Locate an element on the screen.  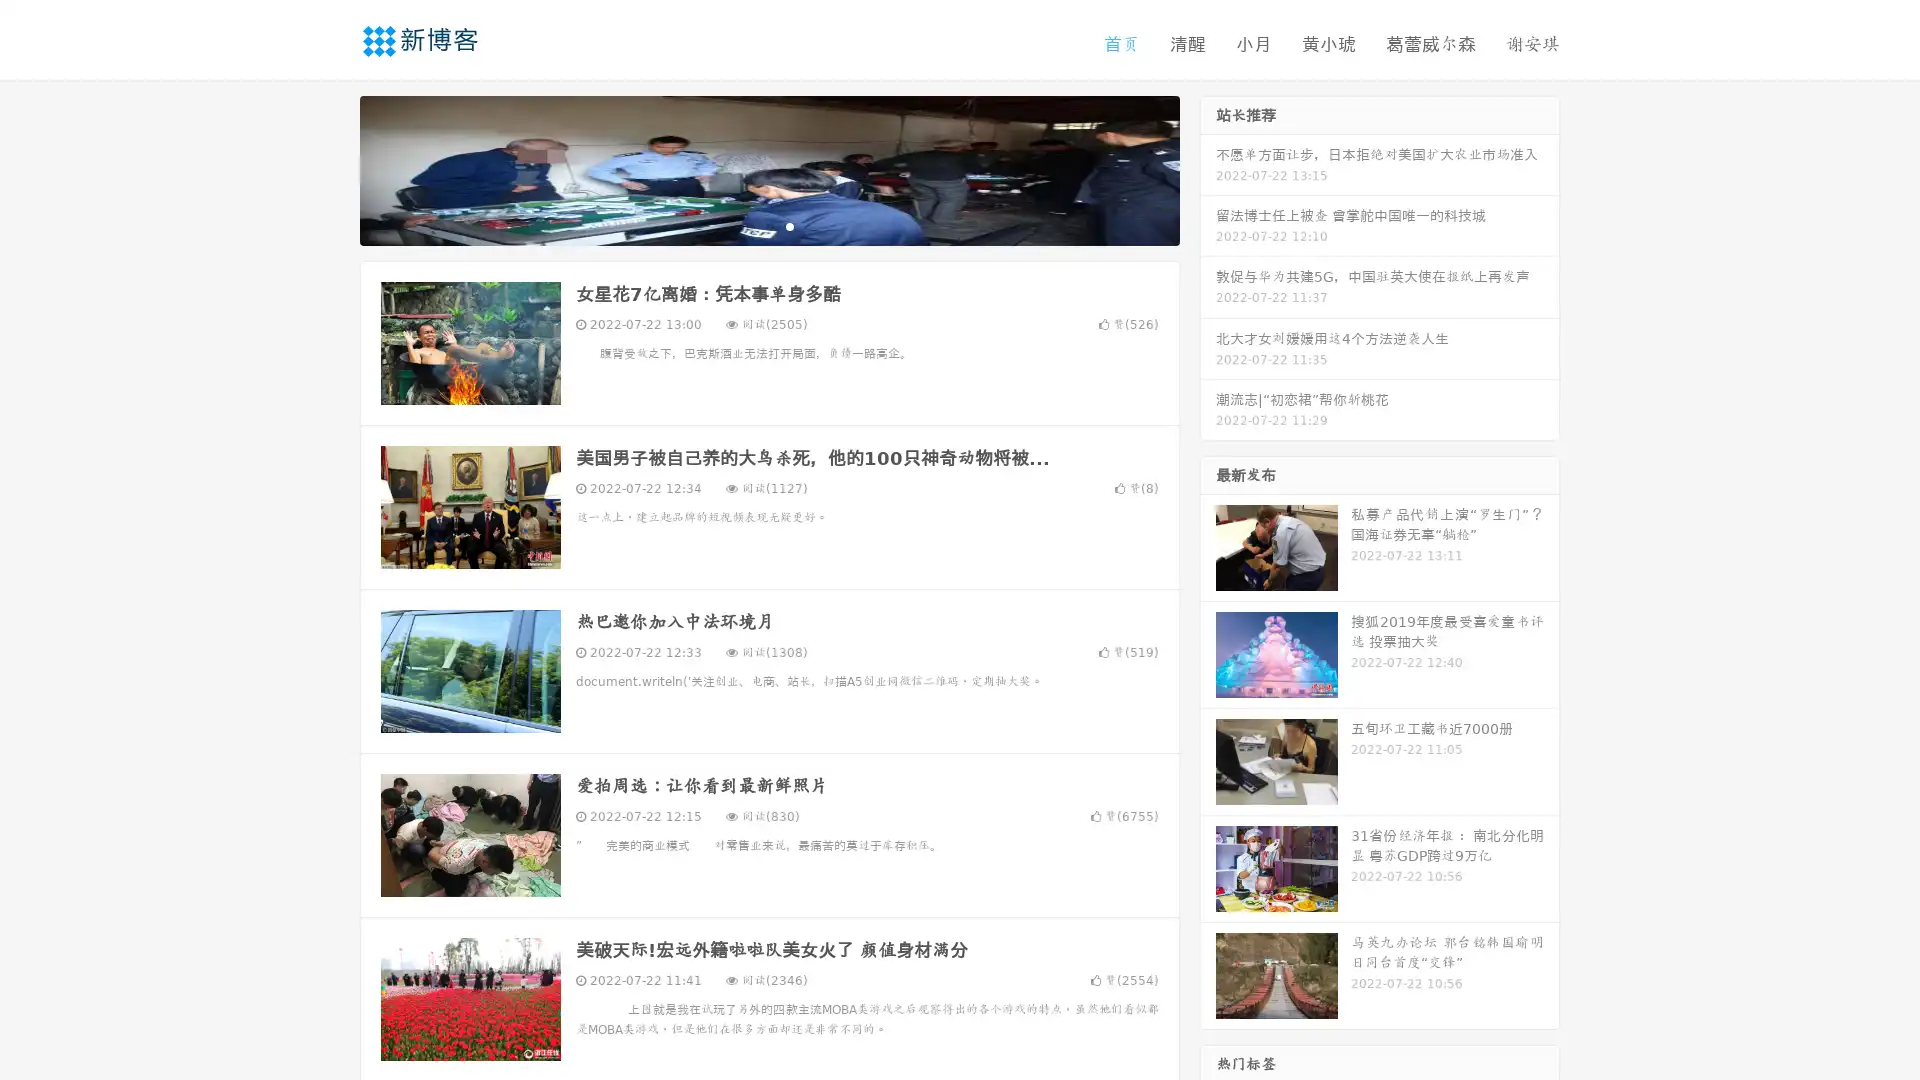
Go to slide 3 is located at coordinates (789, 225).